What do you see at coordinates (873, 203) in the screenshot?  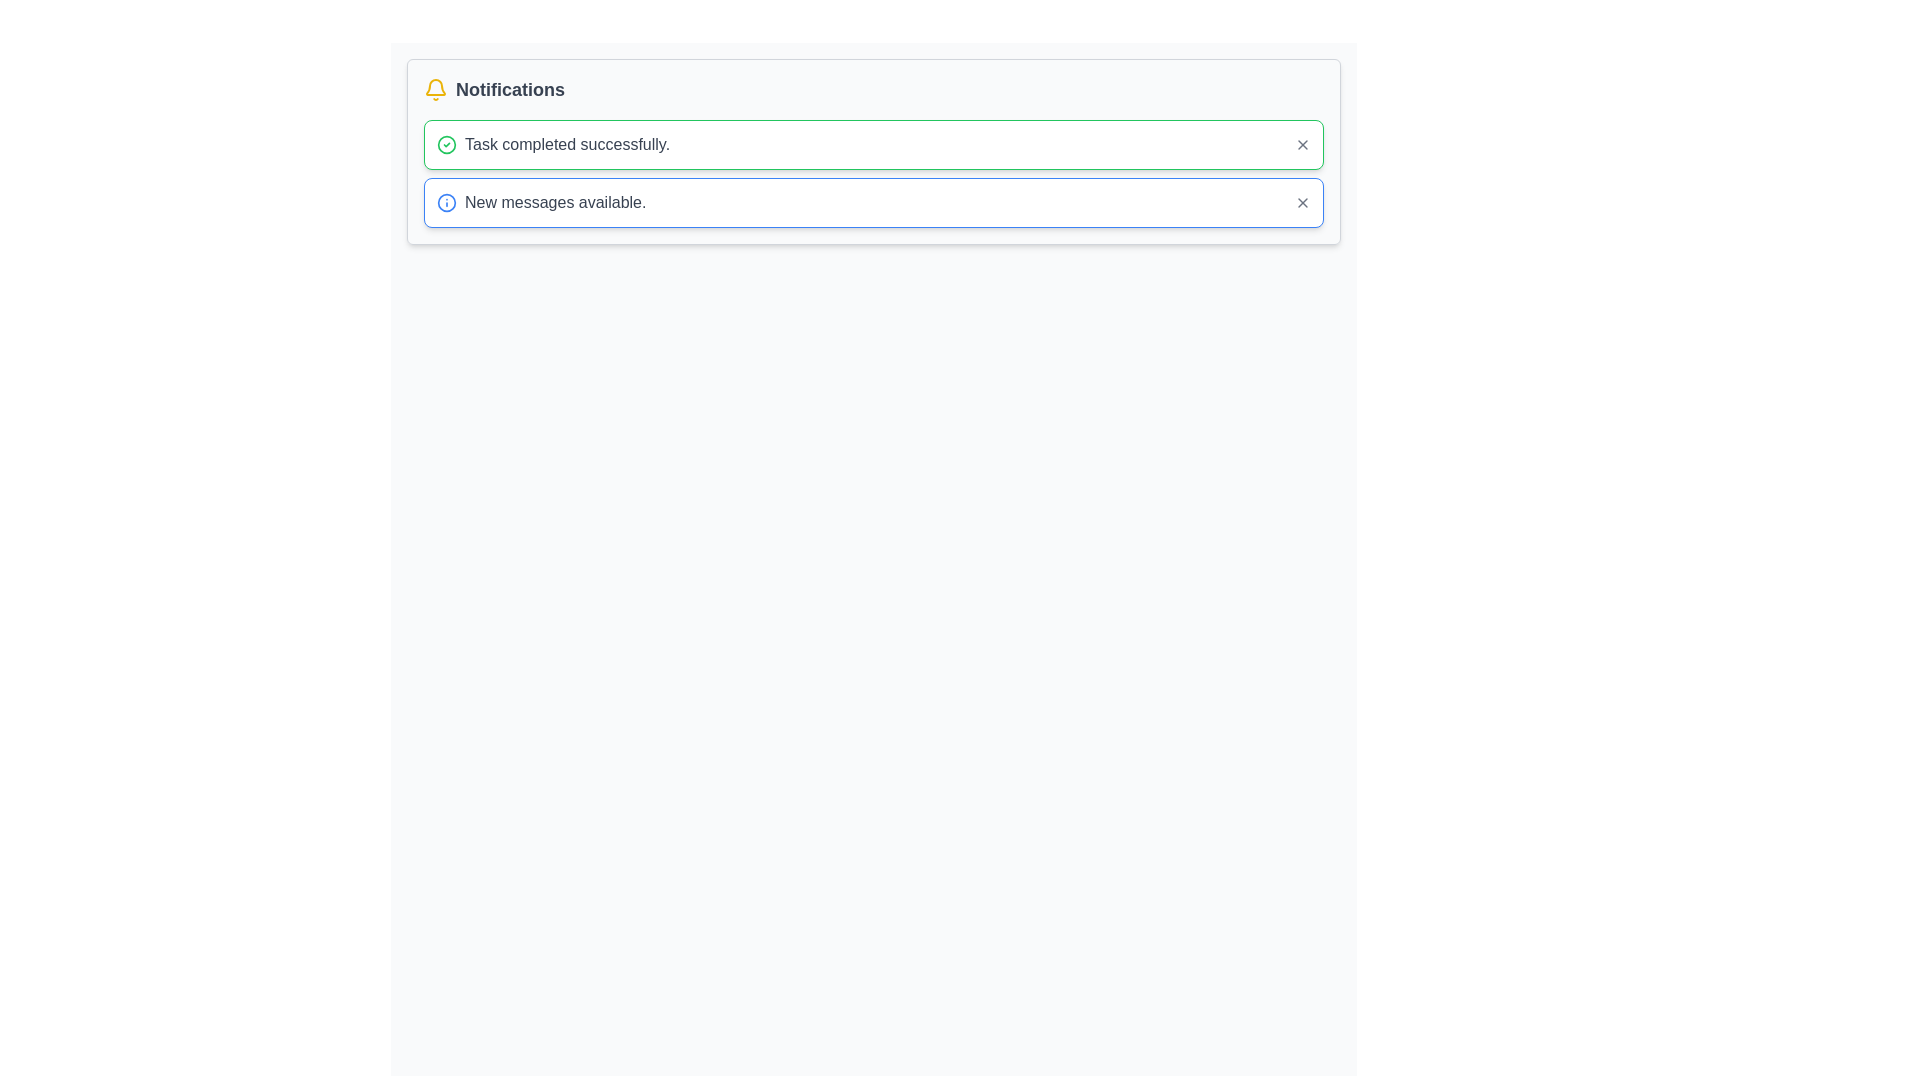 I see `informational notification banner that displays 'New messages available.'` at bounding box center [873, 203].